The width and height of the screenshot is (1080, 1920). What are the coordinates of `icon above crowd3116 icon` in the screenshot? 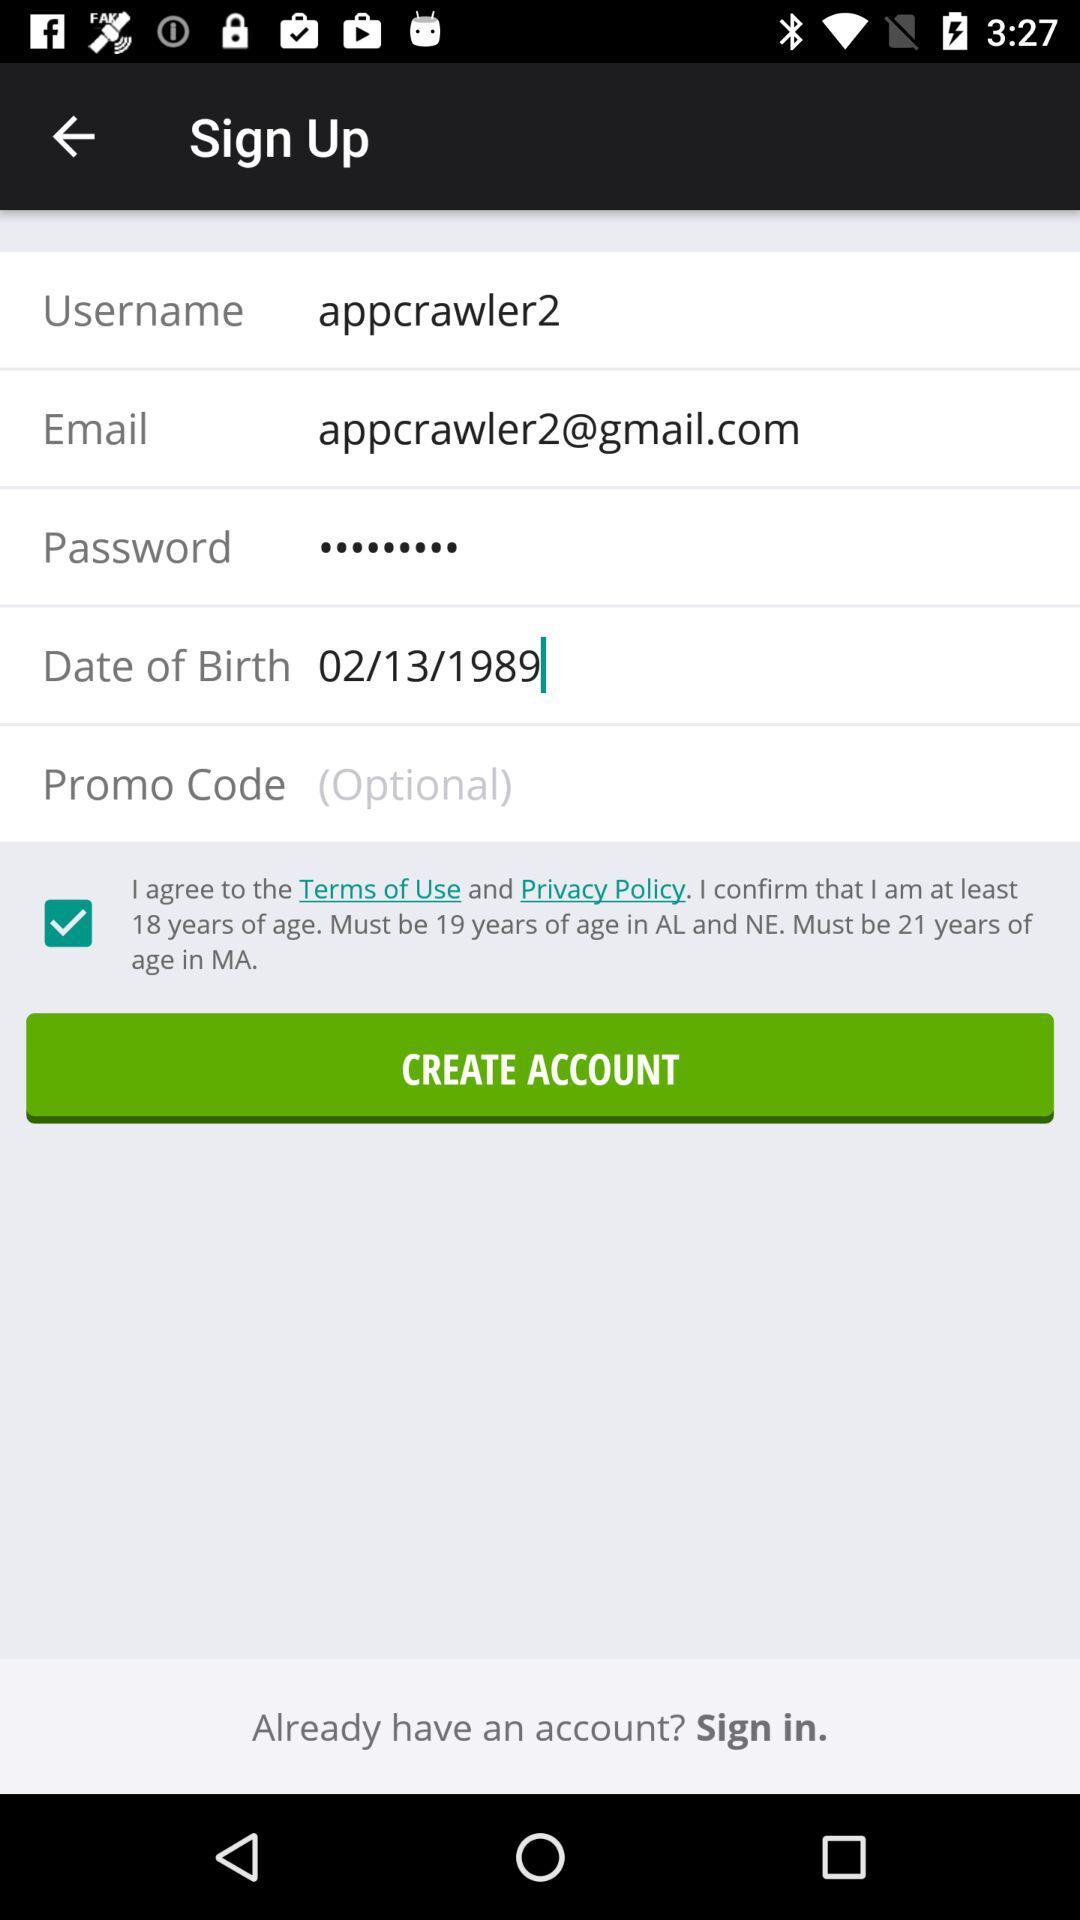 It's located at (671, 426).